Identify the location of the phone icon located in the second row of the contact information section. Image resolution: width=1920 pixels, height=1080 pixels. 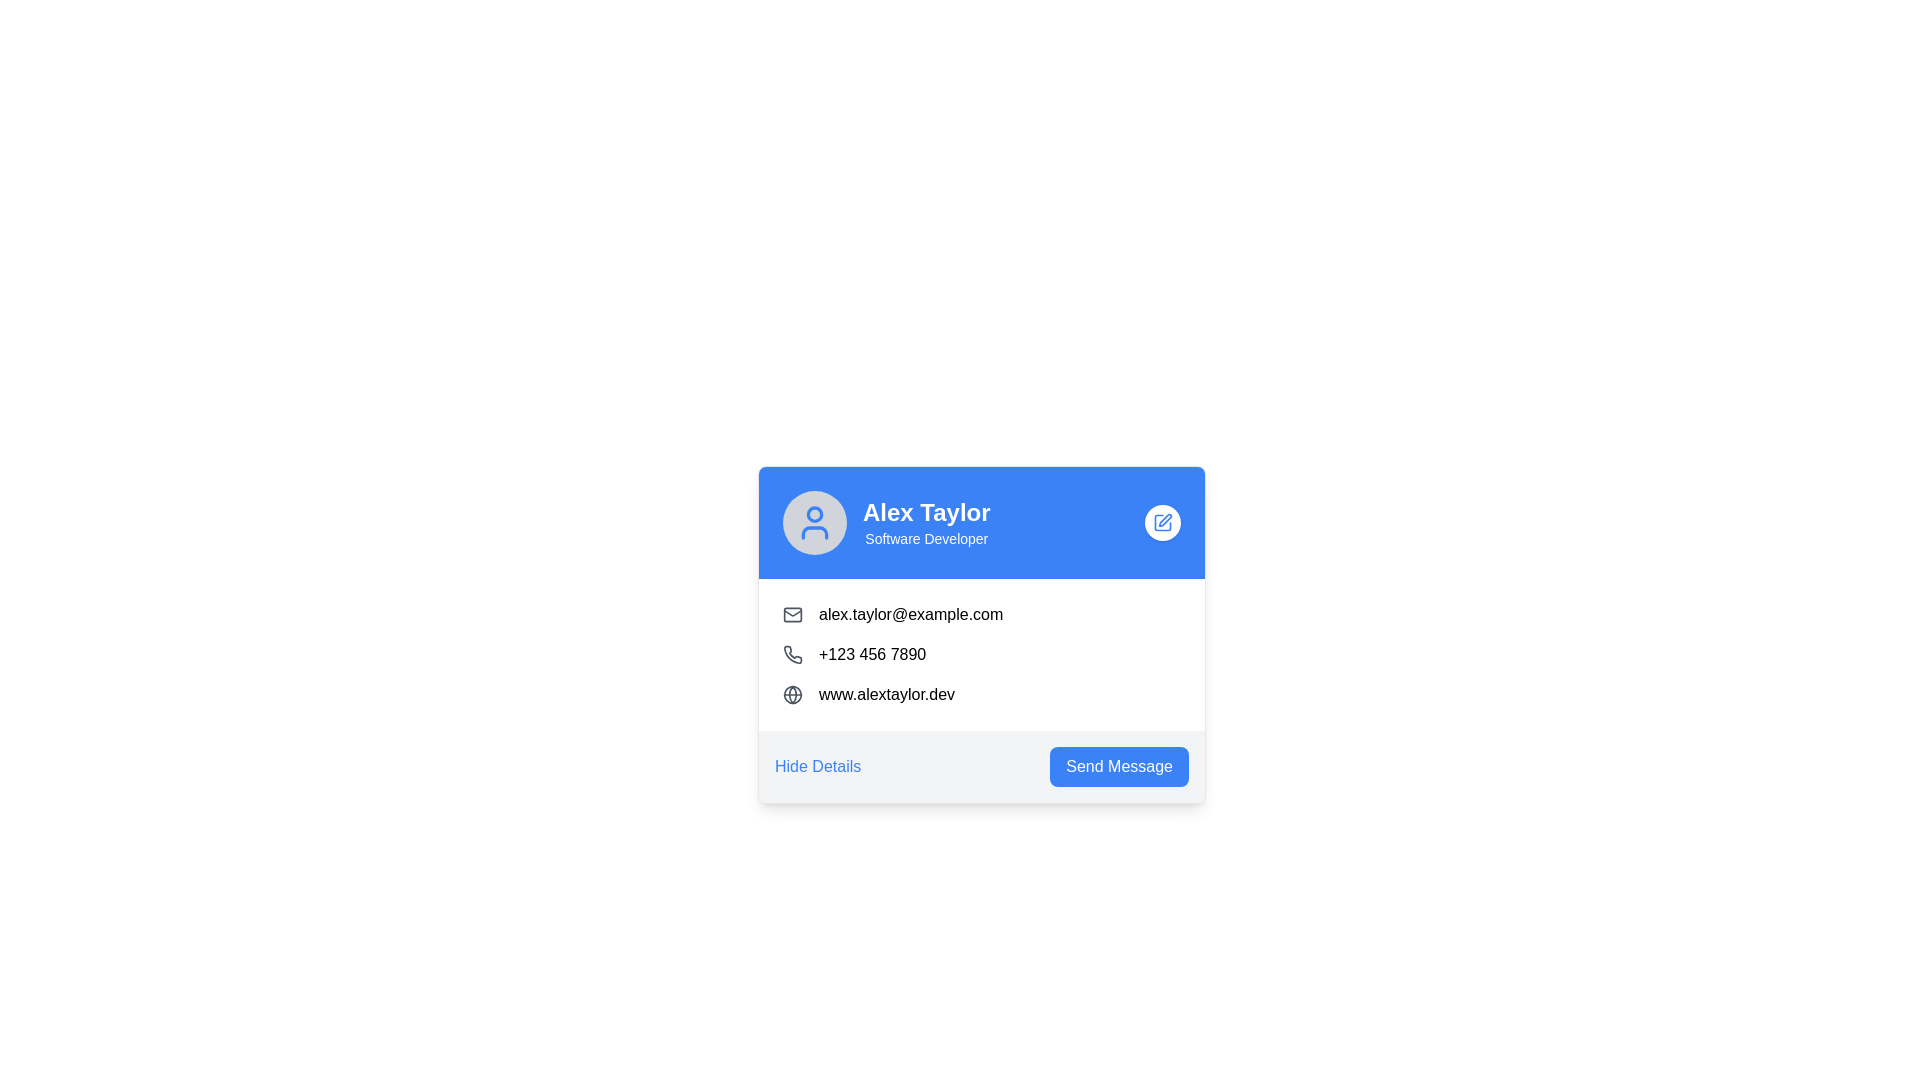
(791, 655).